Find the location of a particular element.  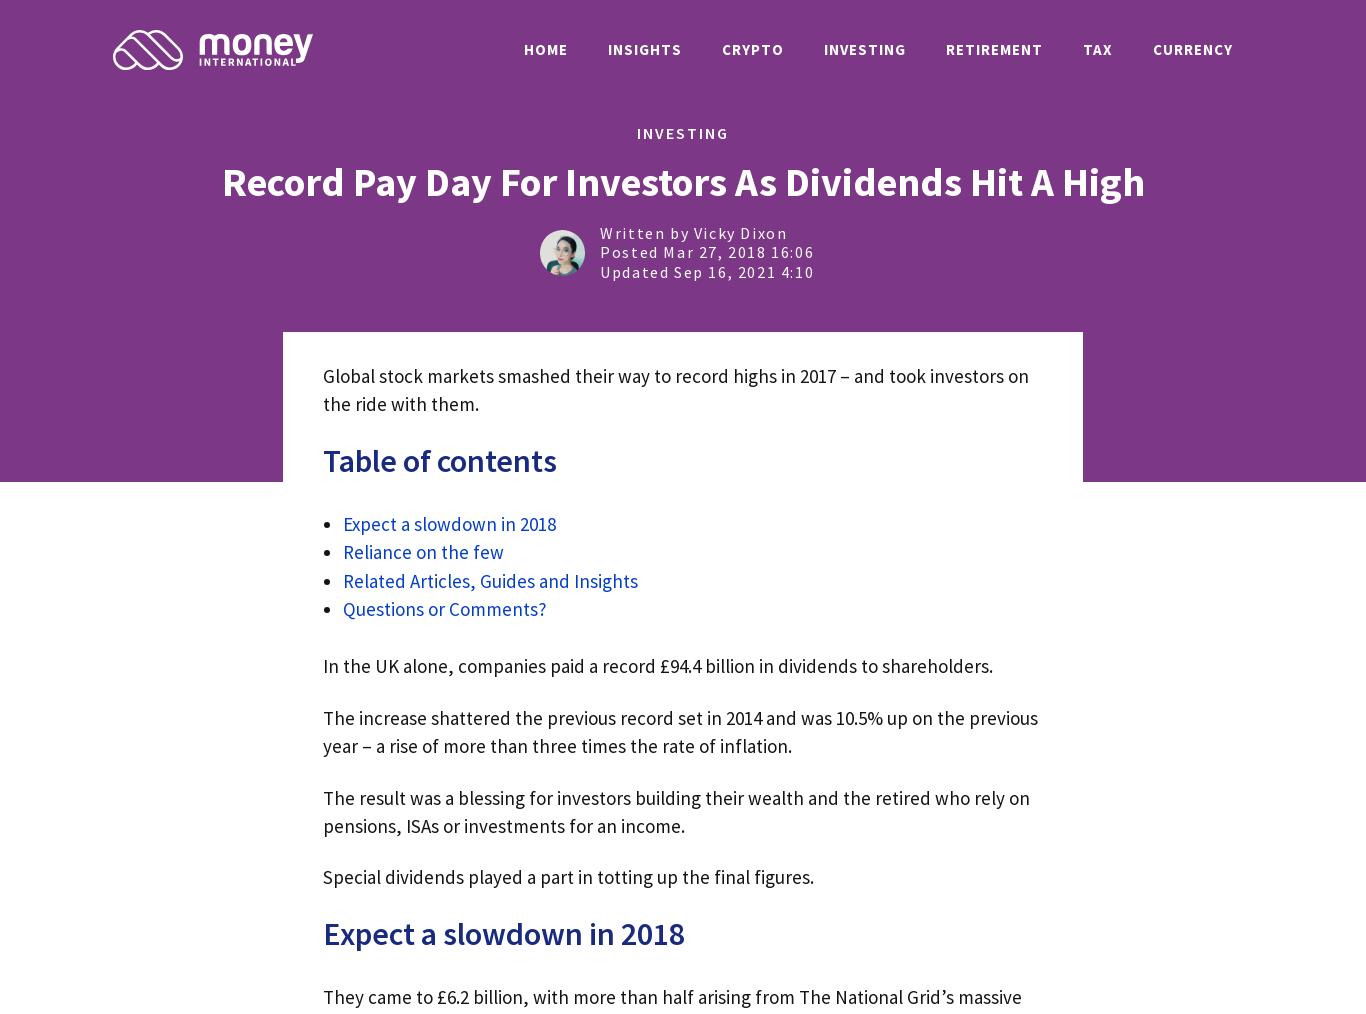

'Table of contents' is located at coordinates (323, 459).